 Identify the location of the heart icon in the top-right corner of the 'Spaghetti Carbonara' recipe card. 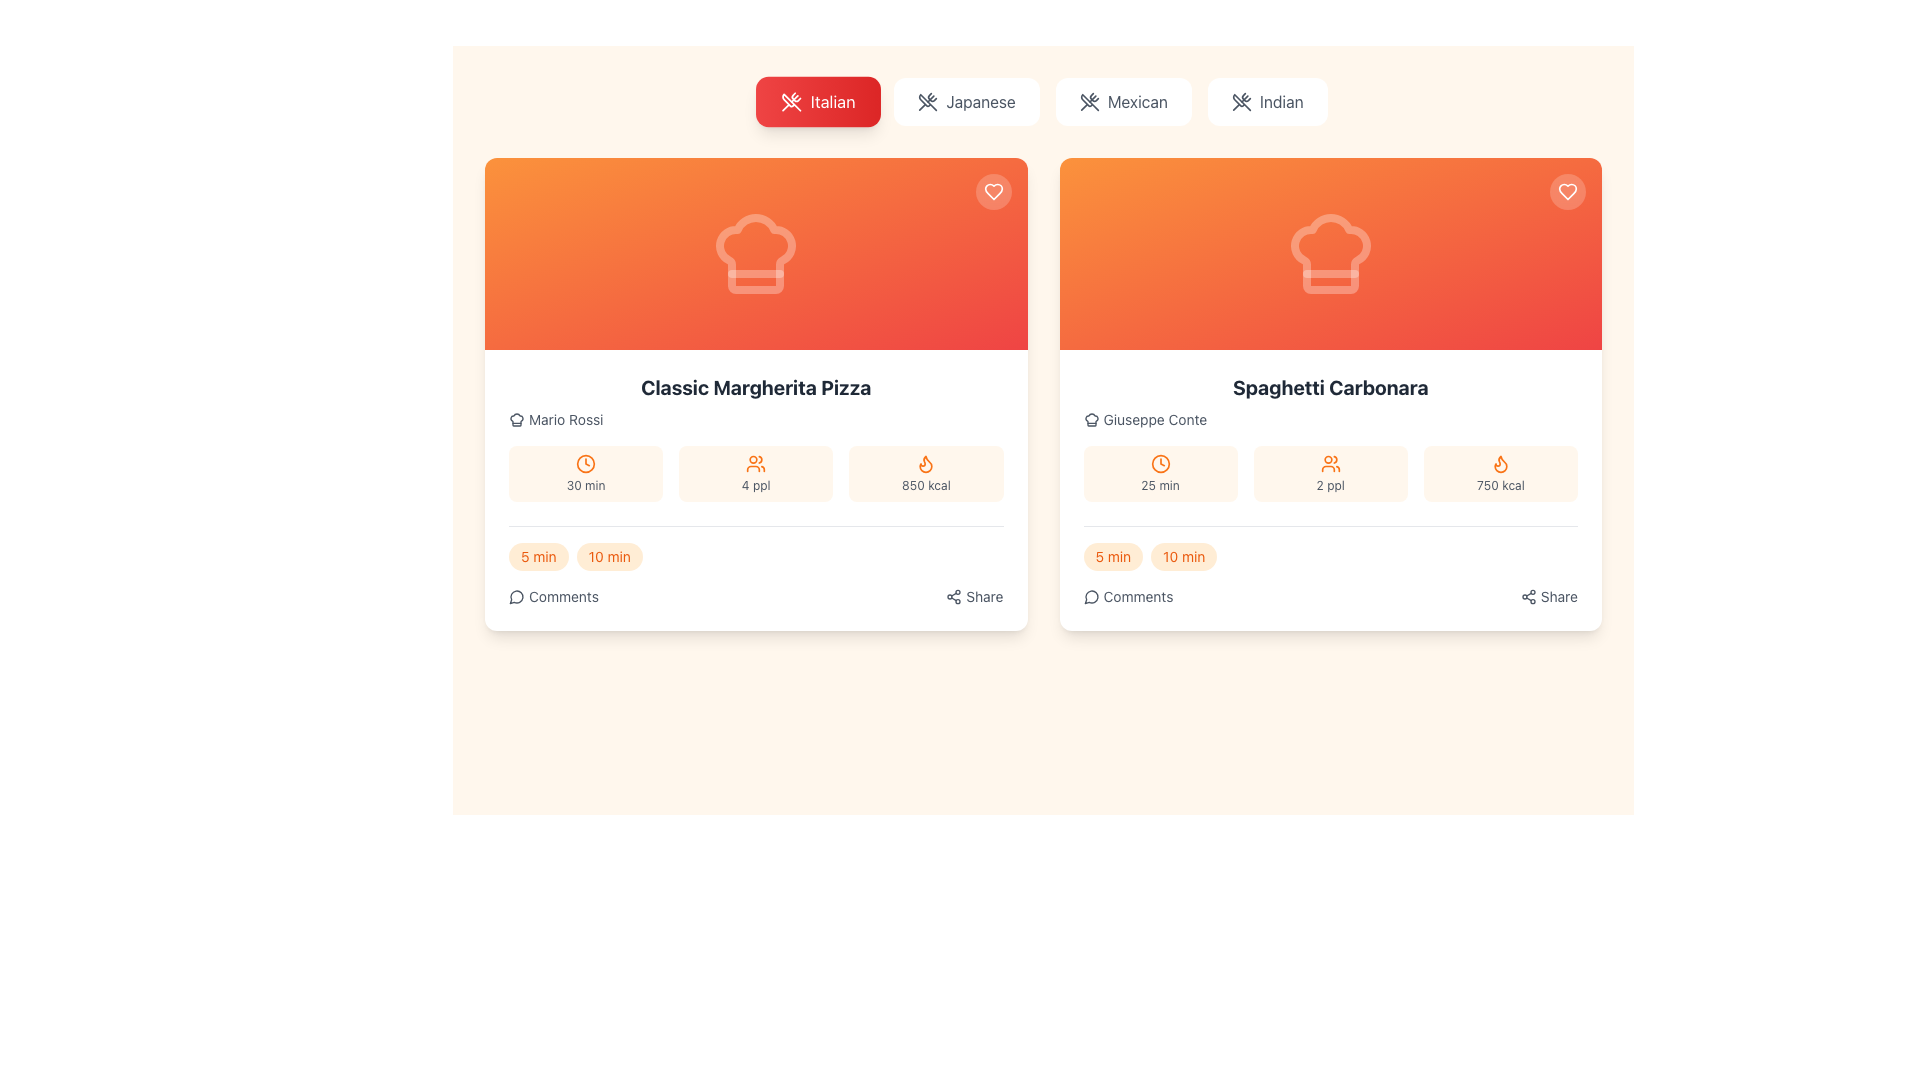
(1567, 192).